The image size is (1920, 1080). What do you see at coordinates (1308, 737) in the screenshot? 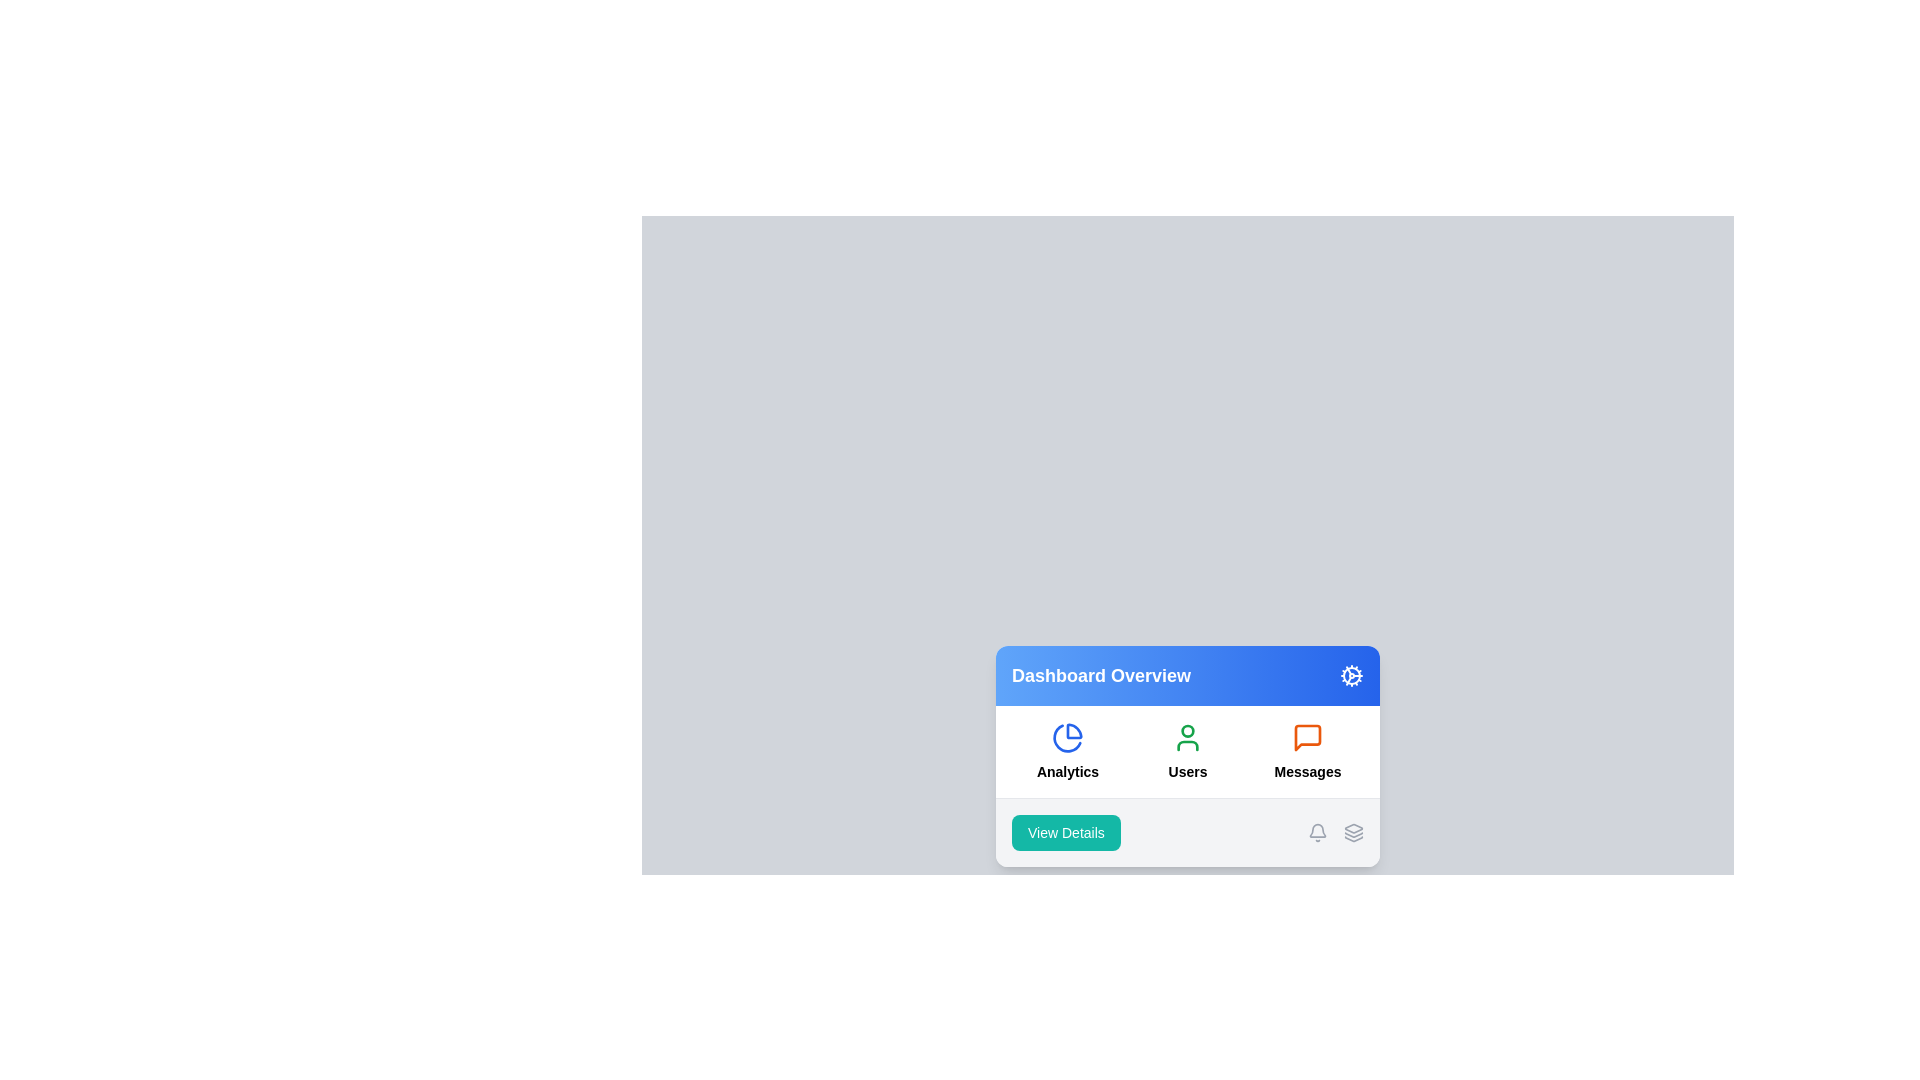
I see `the messaging vector icon located in the Dashboard Overview card` at bounding box center [1308, 737].